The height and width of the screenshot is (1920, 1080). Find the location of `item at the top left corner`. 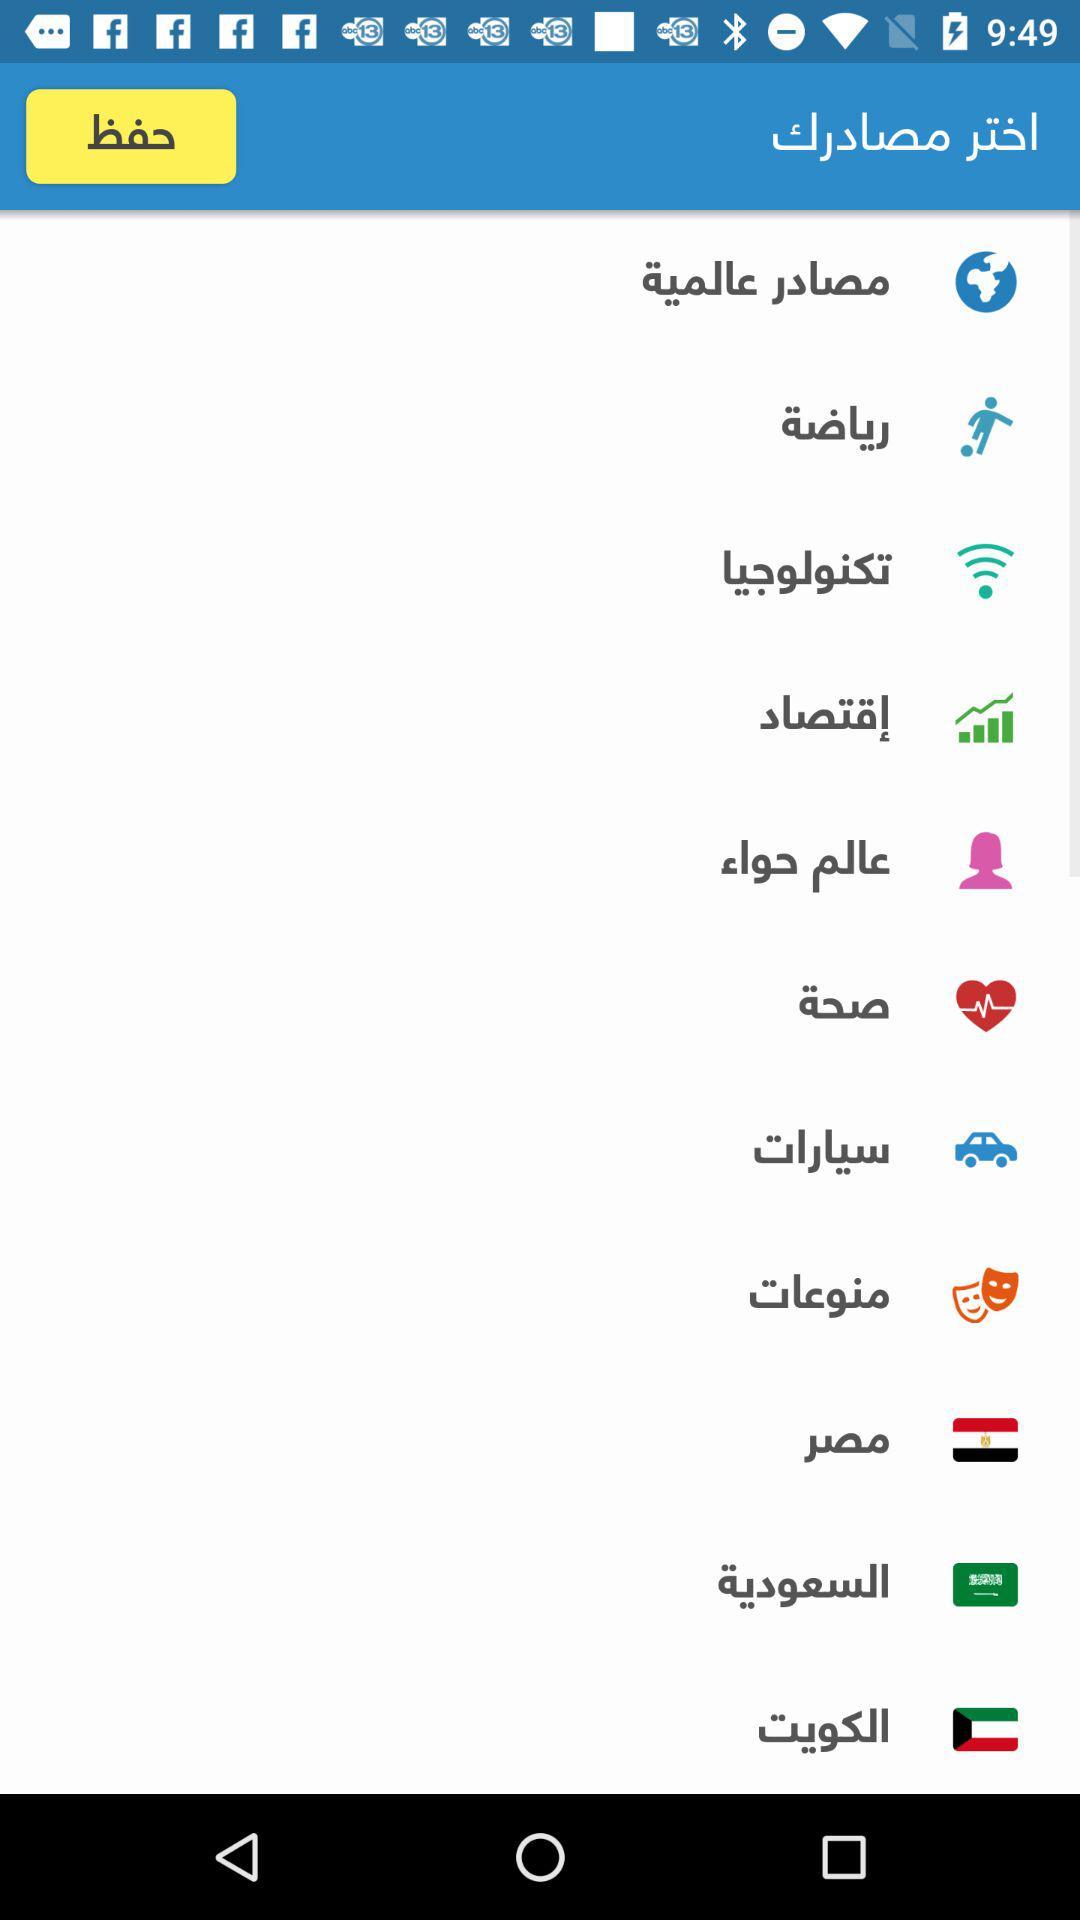

item at the top left corner is located at coordinates (131, 135).